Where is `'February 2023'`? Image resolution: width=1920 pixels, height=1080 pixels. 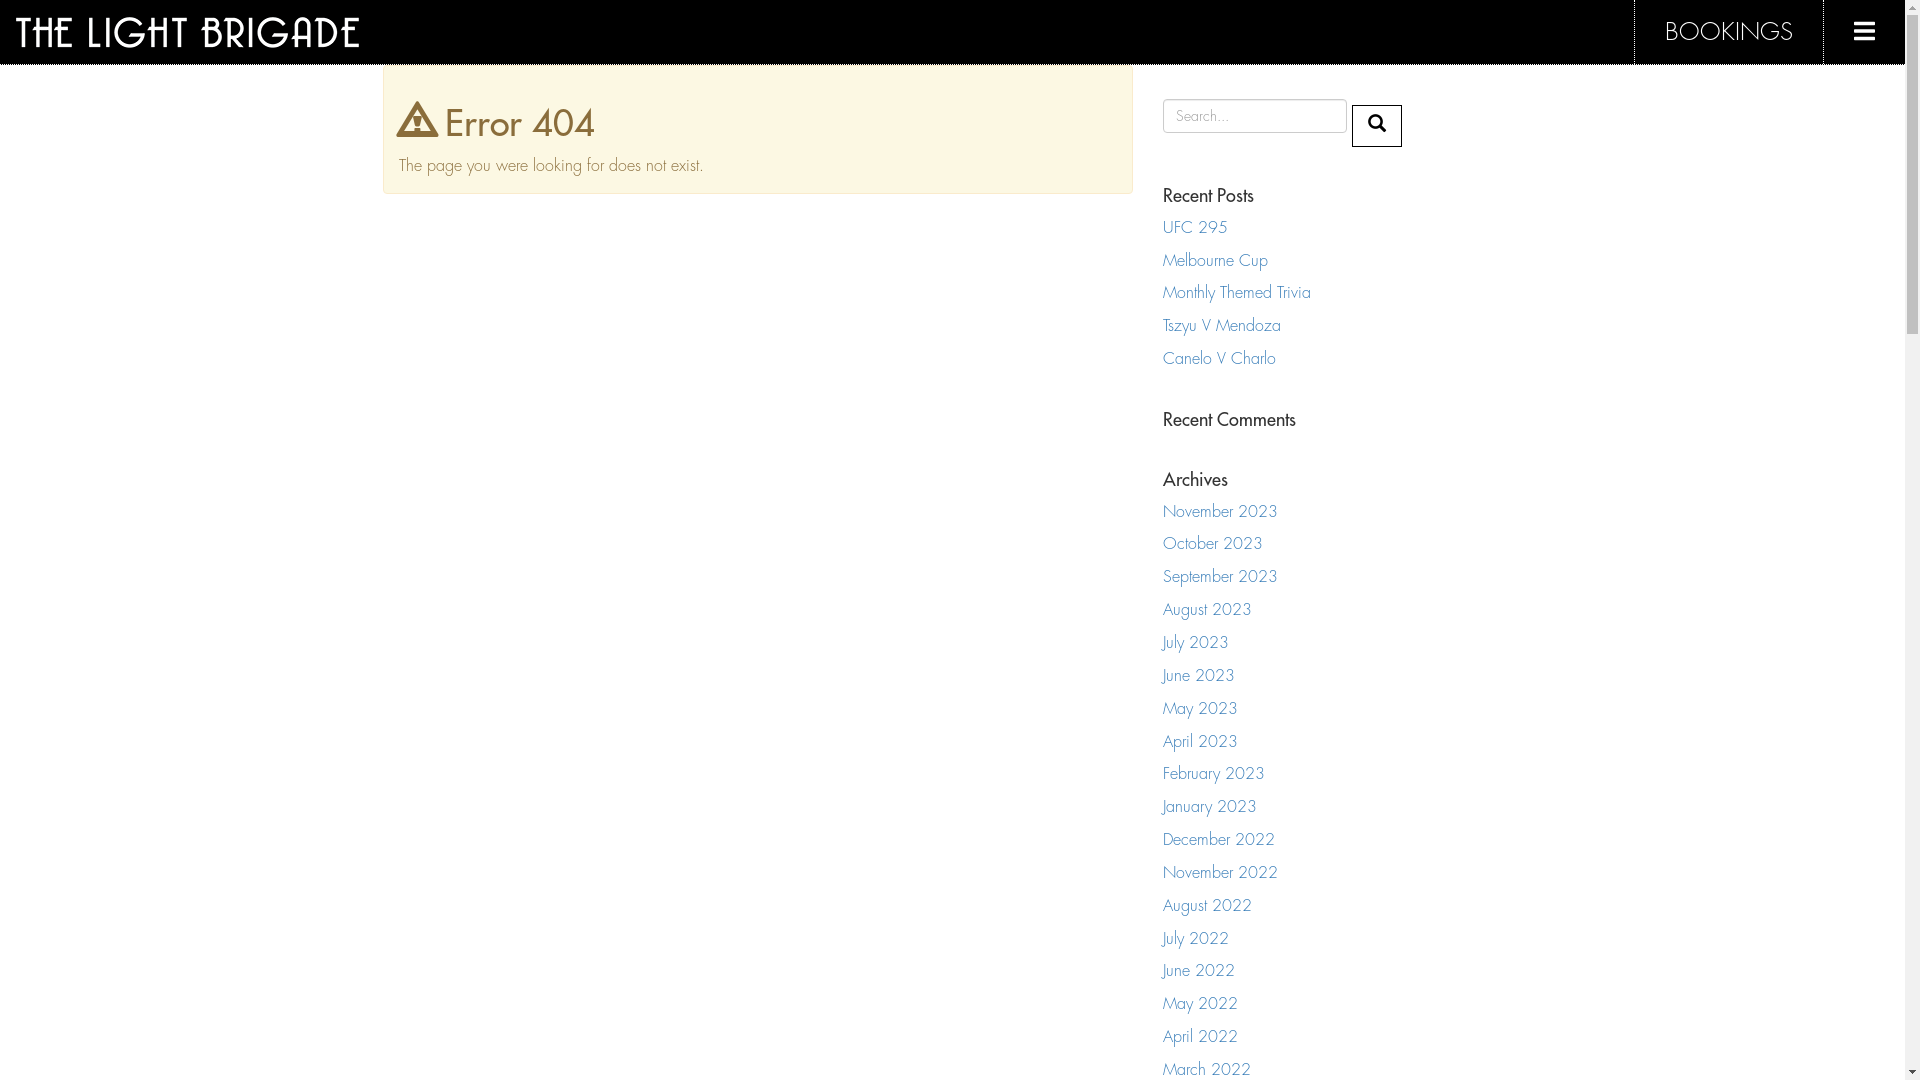 'February 2023' is located at coordinates (1212, 773).